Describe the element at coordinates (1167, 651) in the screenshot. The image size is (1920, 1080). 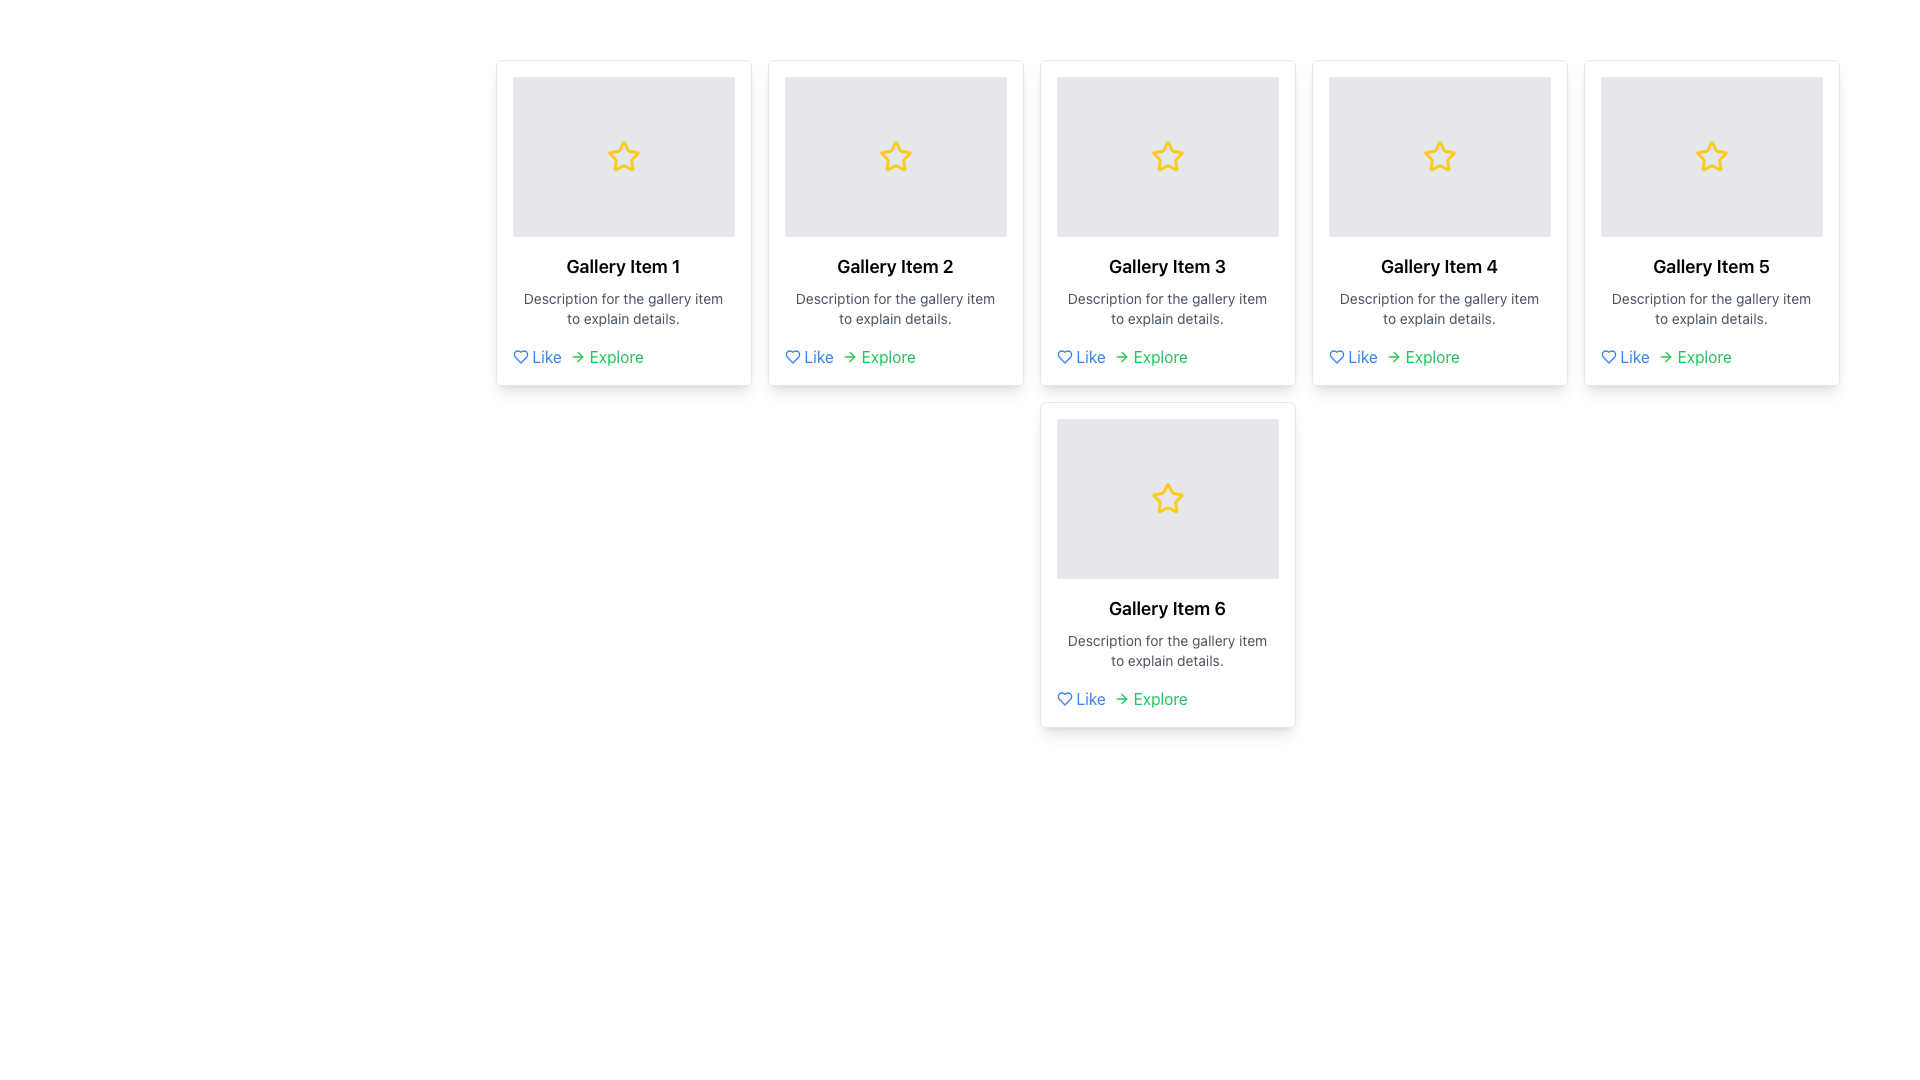
I see `the text block that provides a brief description for 'Gallery Item 6', located beneath the title within the card` at that location.